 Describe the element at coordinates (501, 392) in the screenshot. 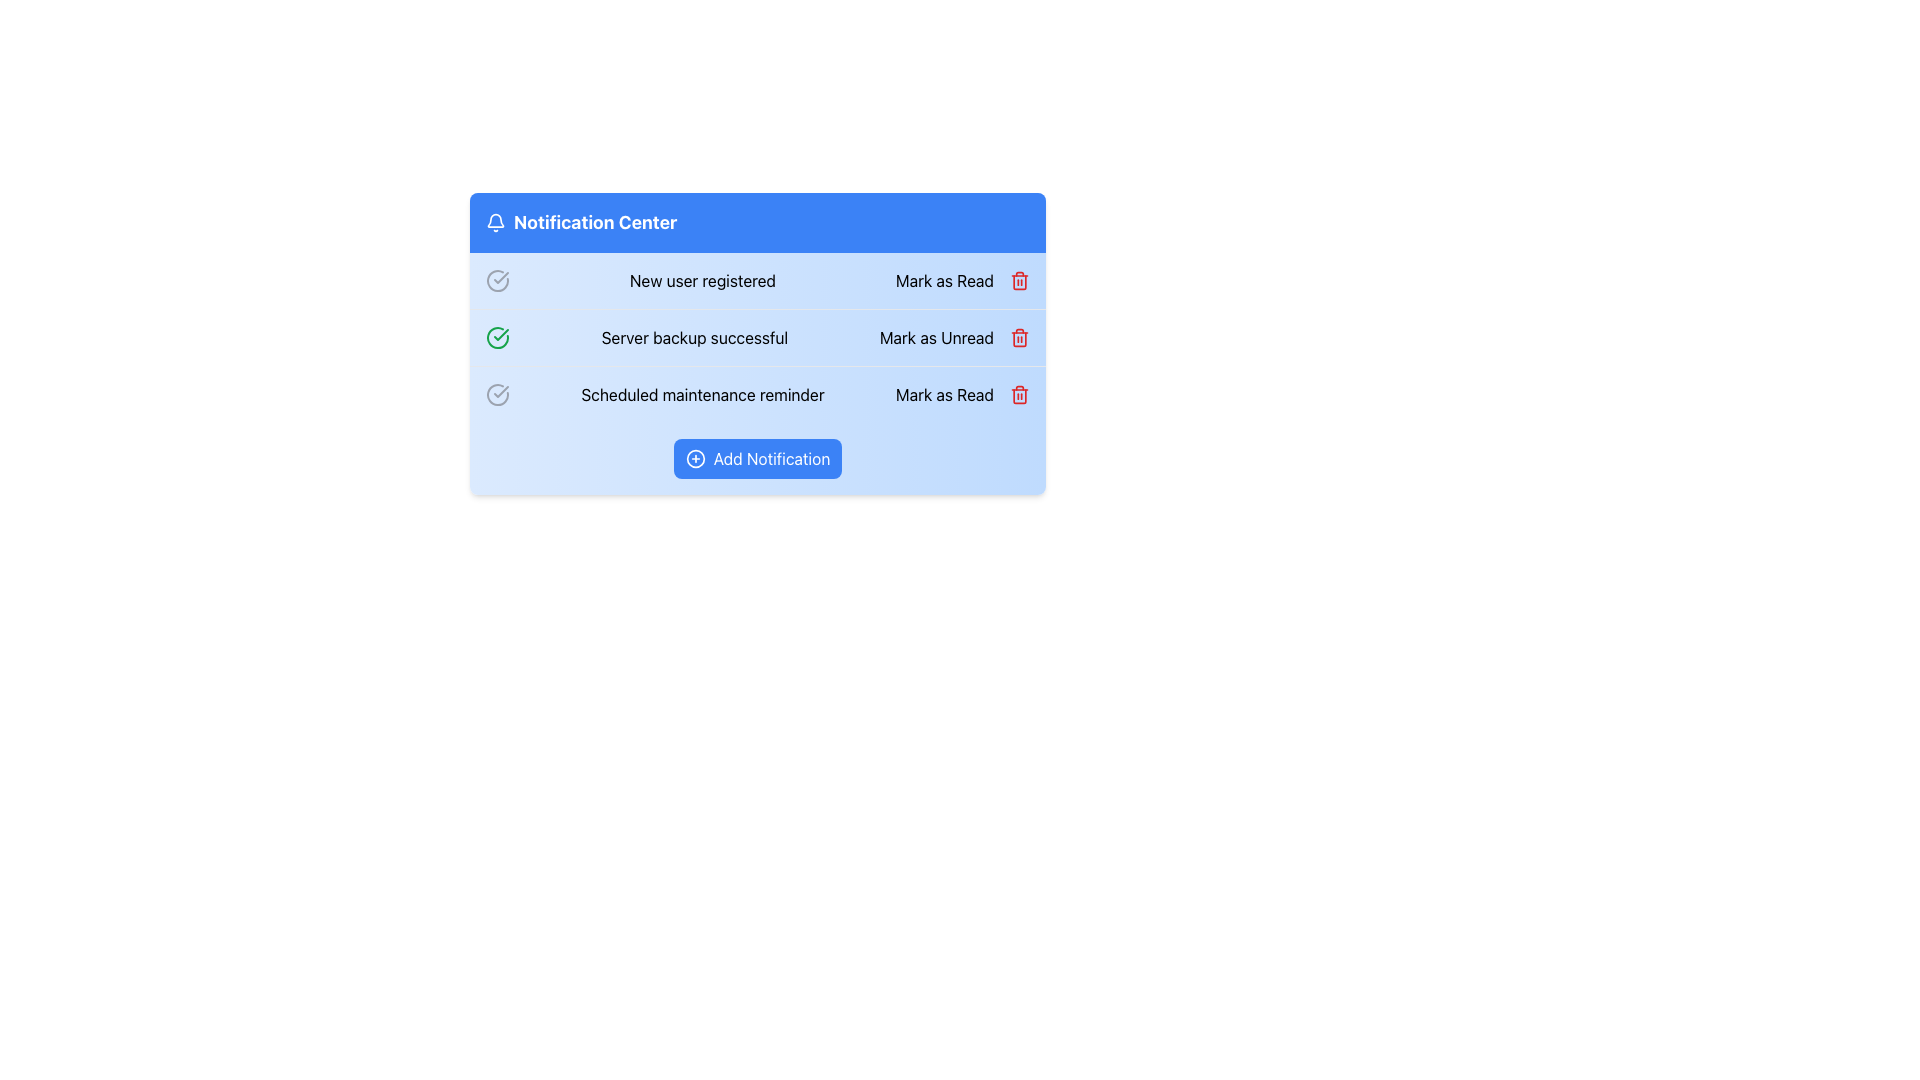

I see `the graphical checkmark icon indicating the success of the 'Server backup successful' notification, which is located to the left of the corresponding text within the notification list` at that location.